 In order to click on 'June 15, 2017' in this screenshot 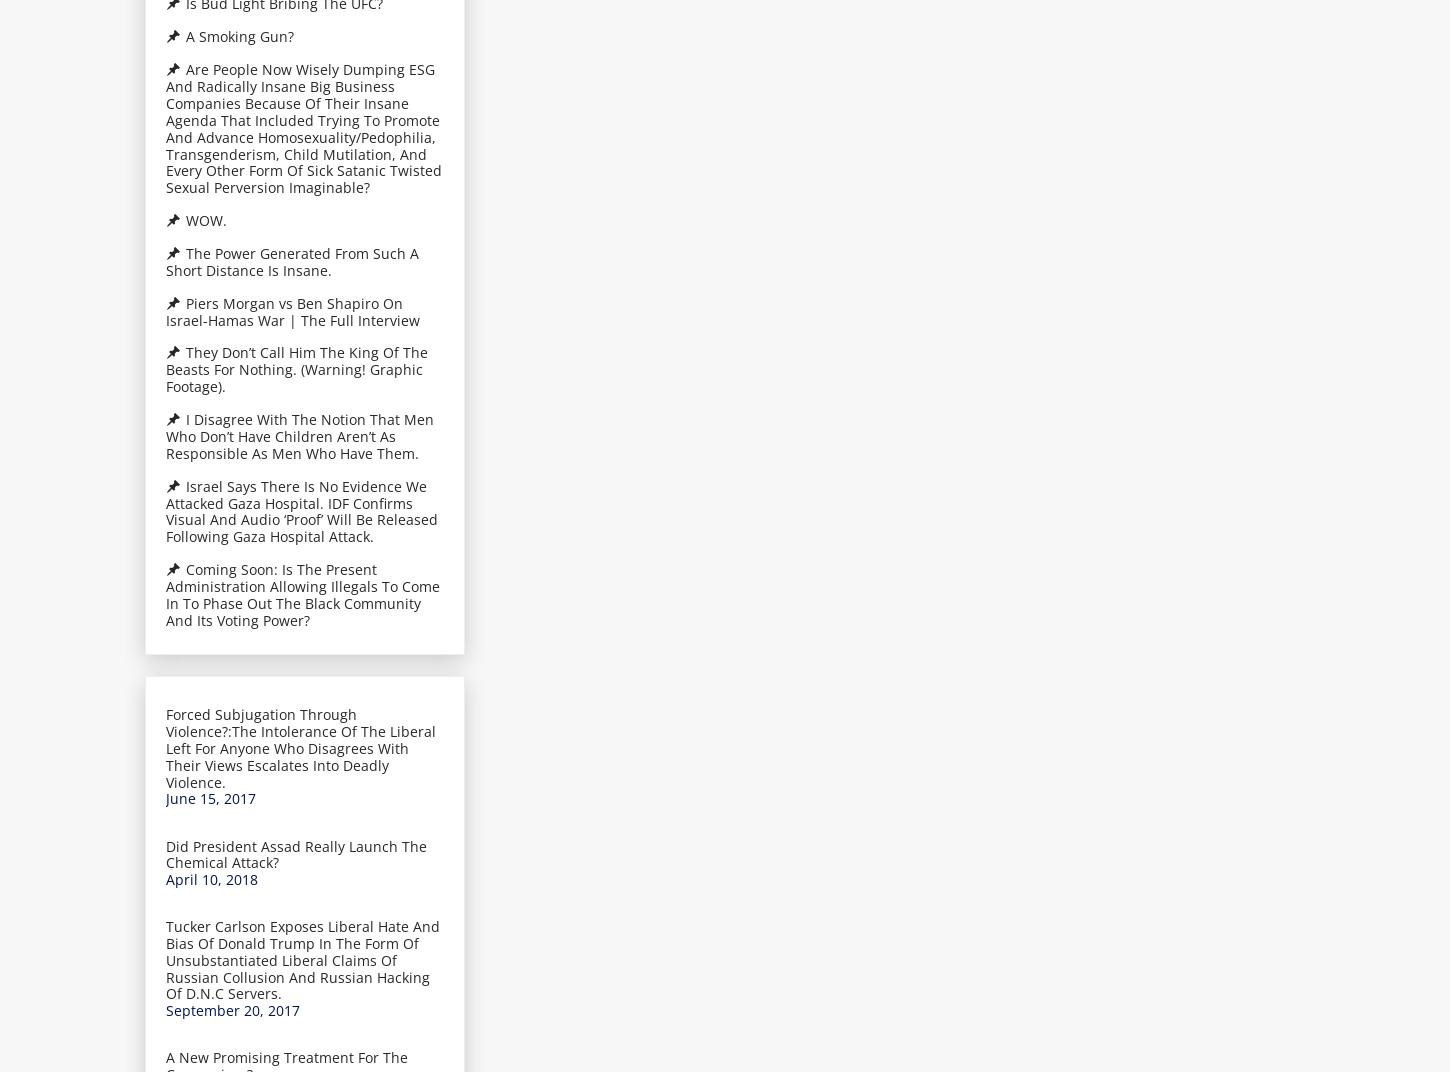, I will do `click(209, 798)`.